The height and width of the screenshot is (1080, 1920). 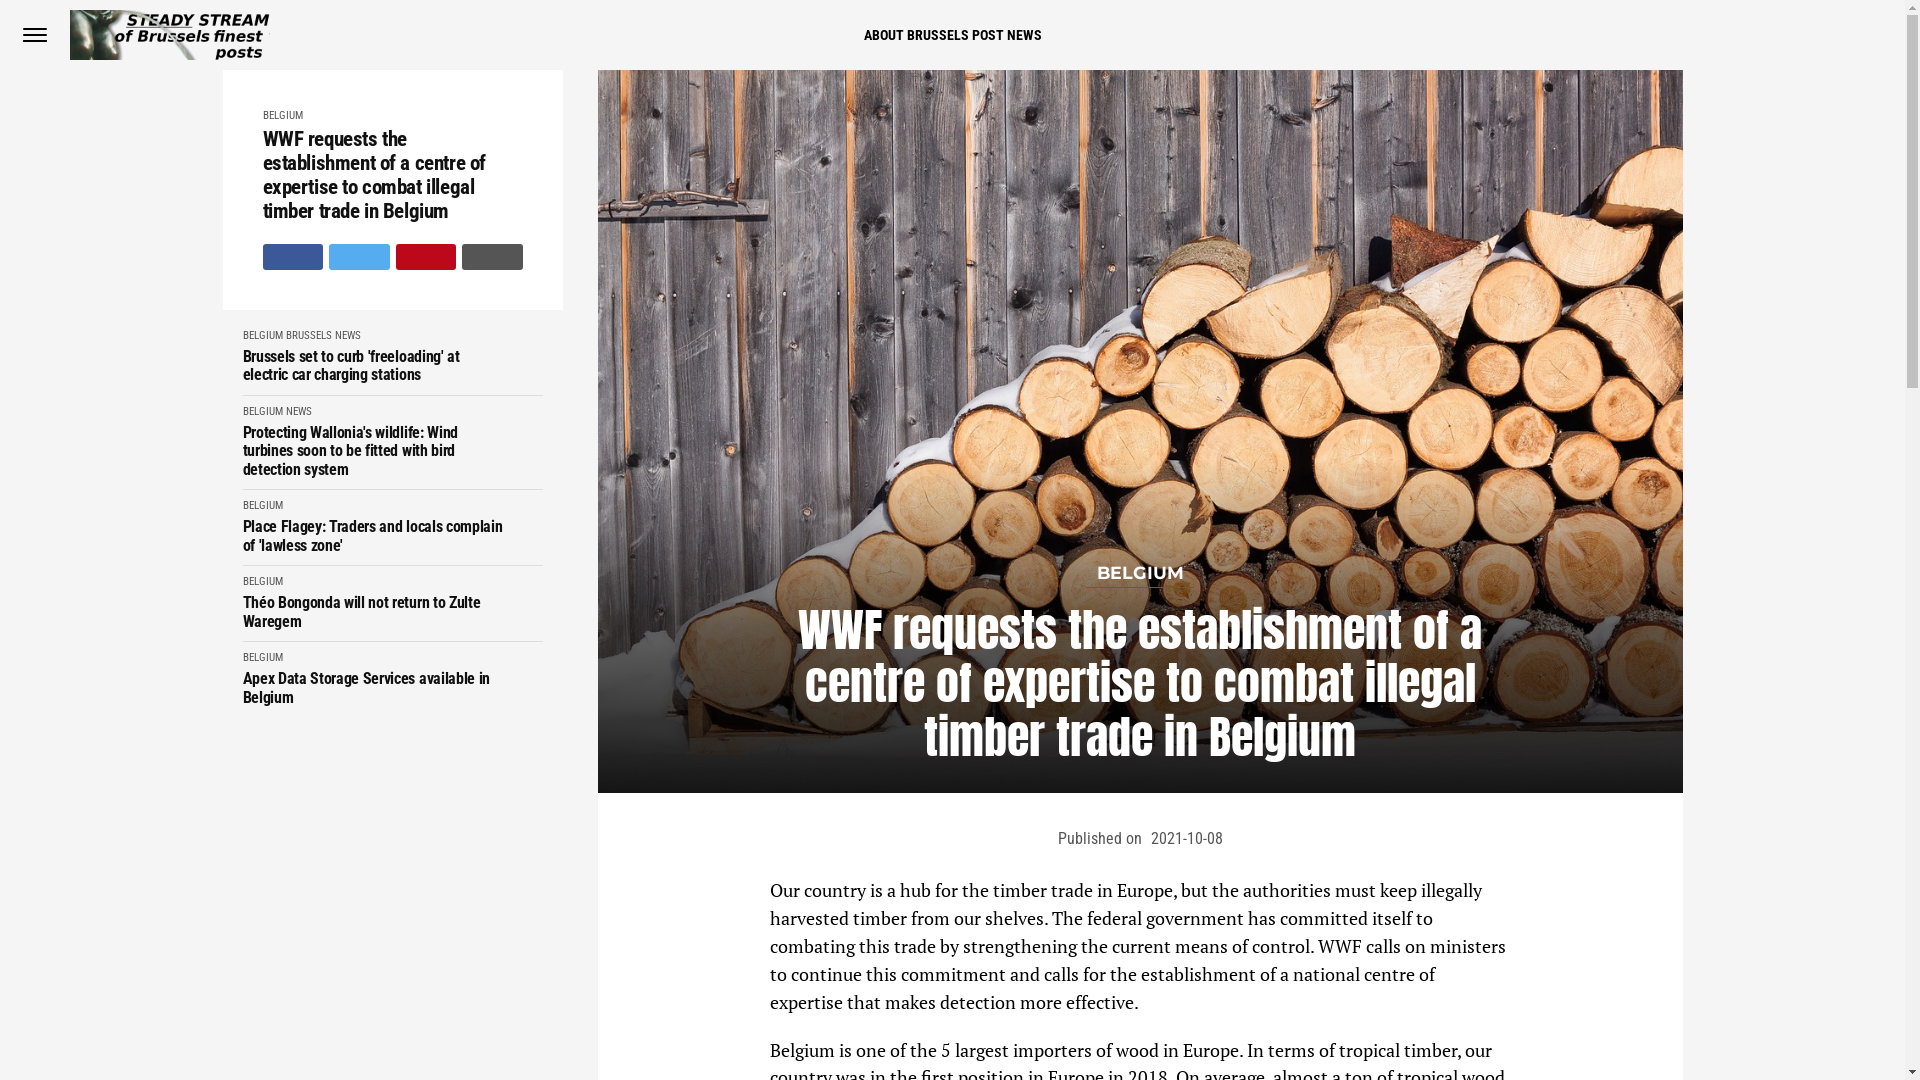 I want to click on 'BELGIUM', so click(x=281, y=115).